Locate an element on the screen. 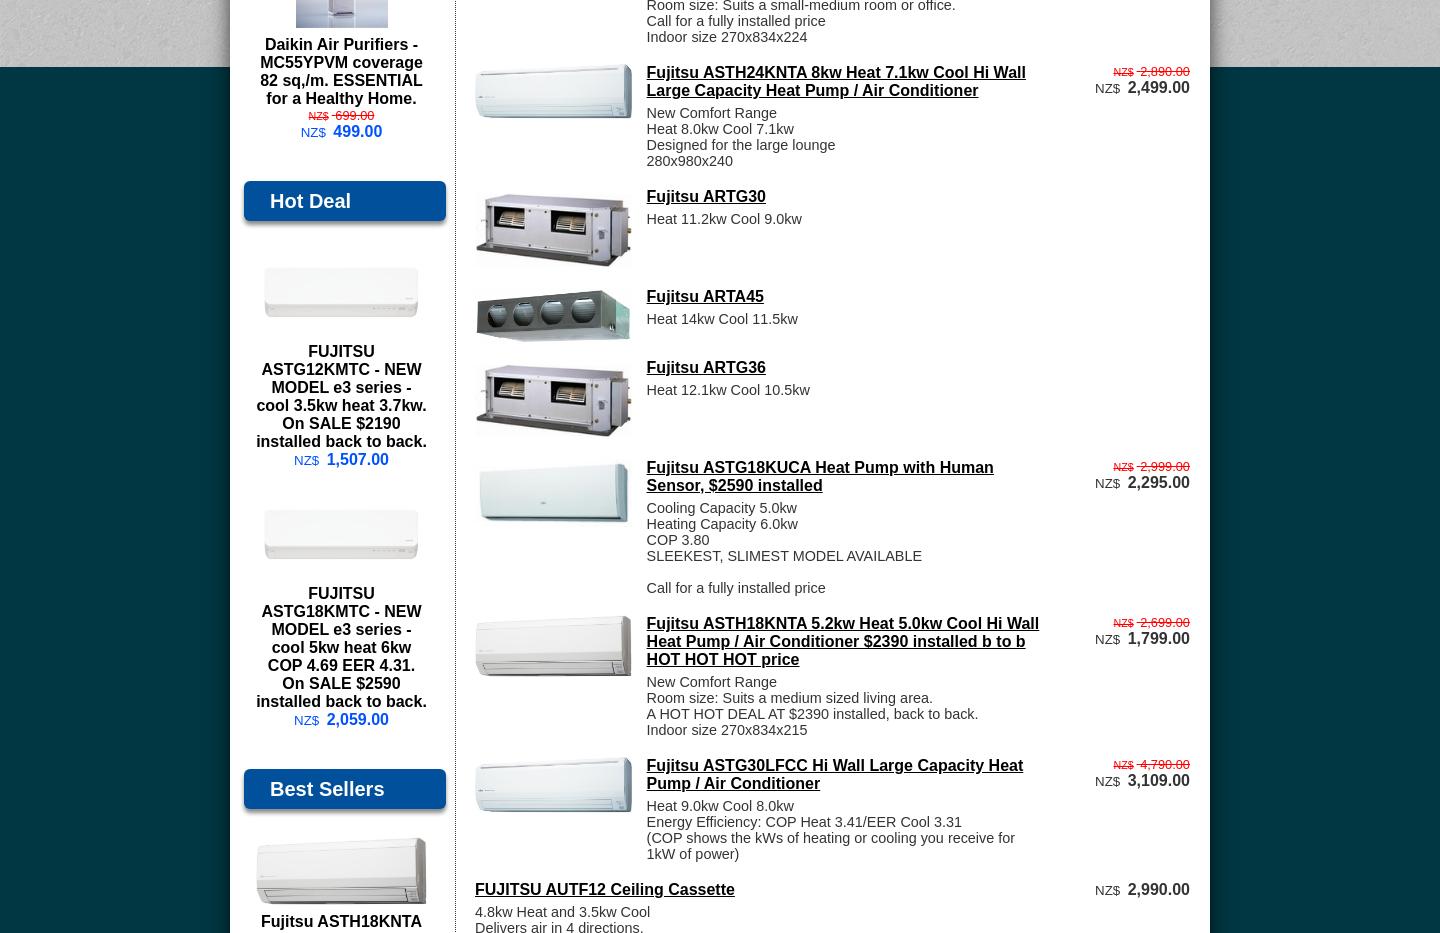  '699.00' is located at coordinates (354, 113).